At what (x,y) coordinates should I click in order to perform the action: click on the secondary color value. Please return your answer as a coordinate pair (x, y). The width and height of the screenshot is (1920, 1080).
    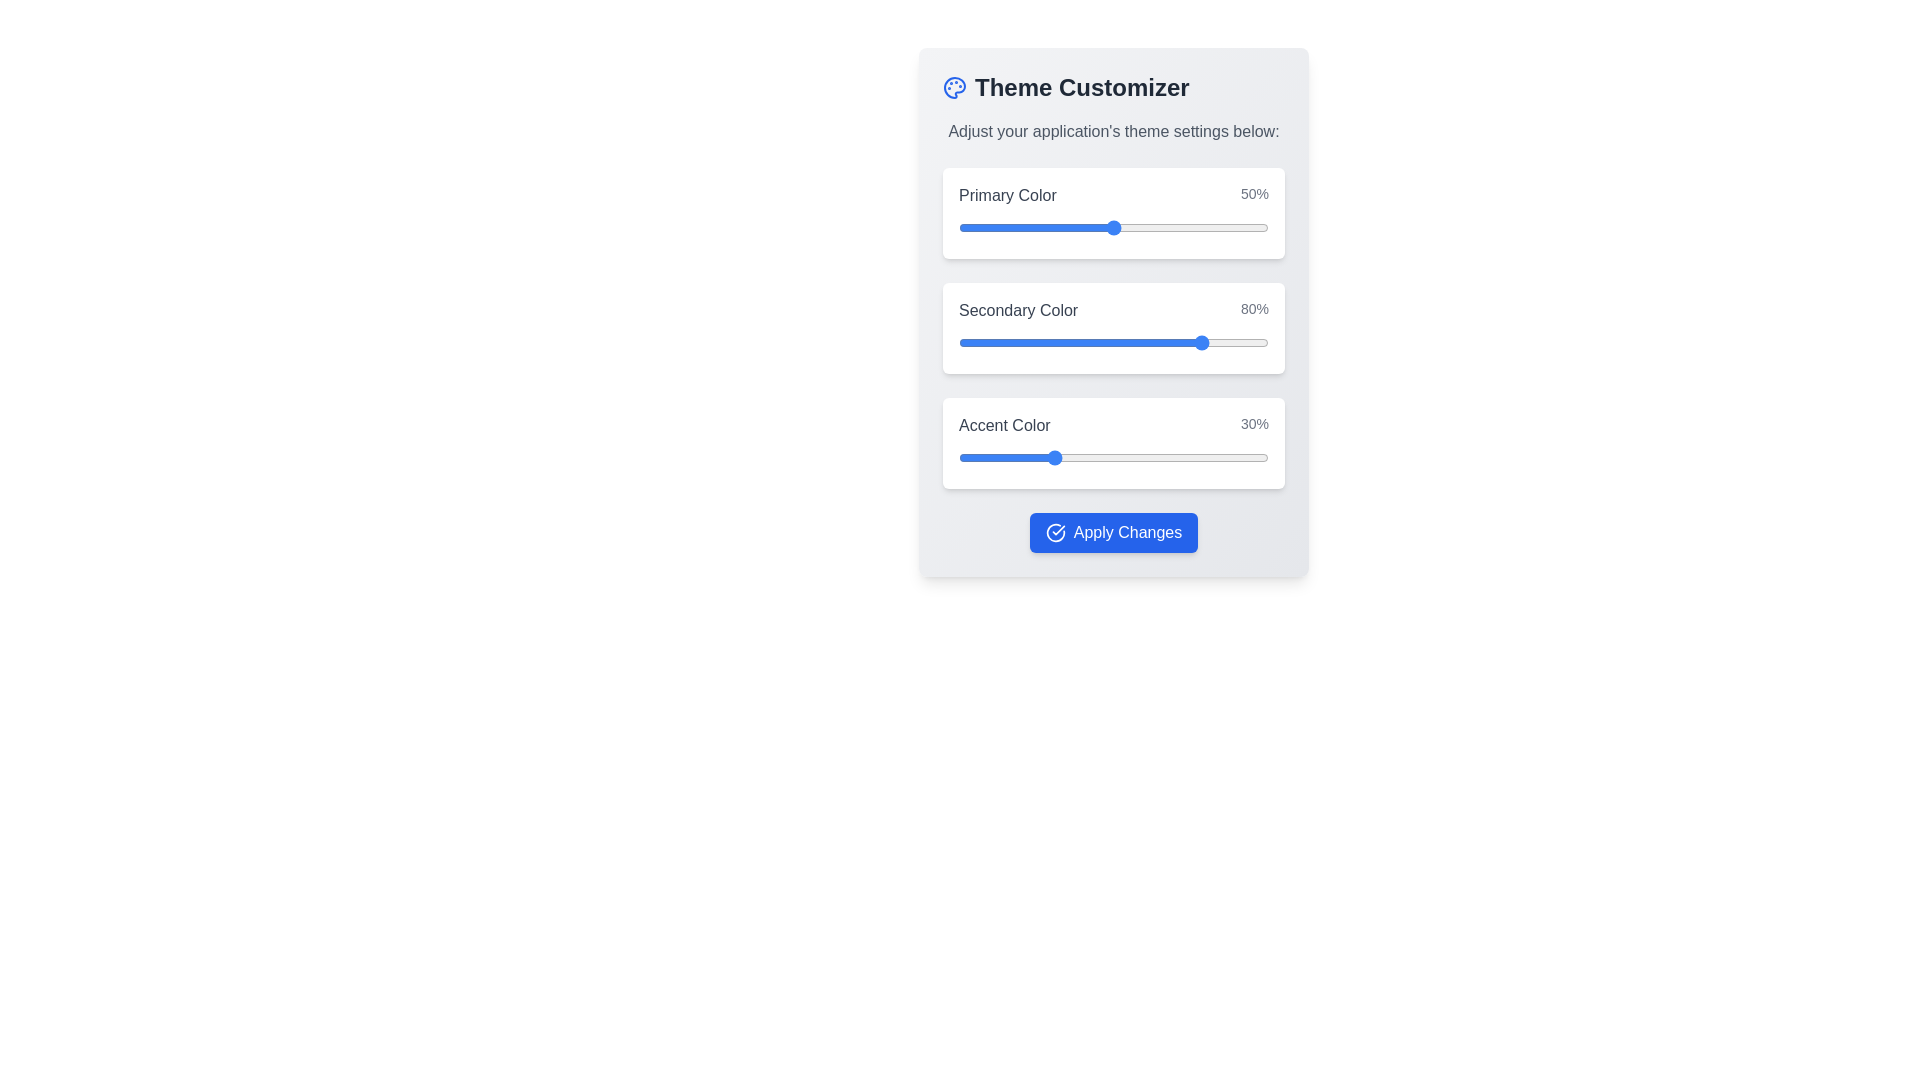
    Looking at the image, I should click on (1249, 342).